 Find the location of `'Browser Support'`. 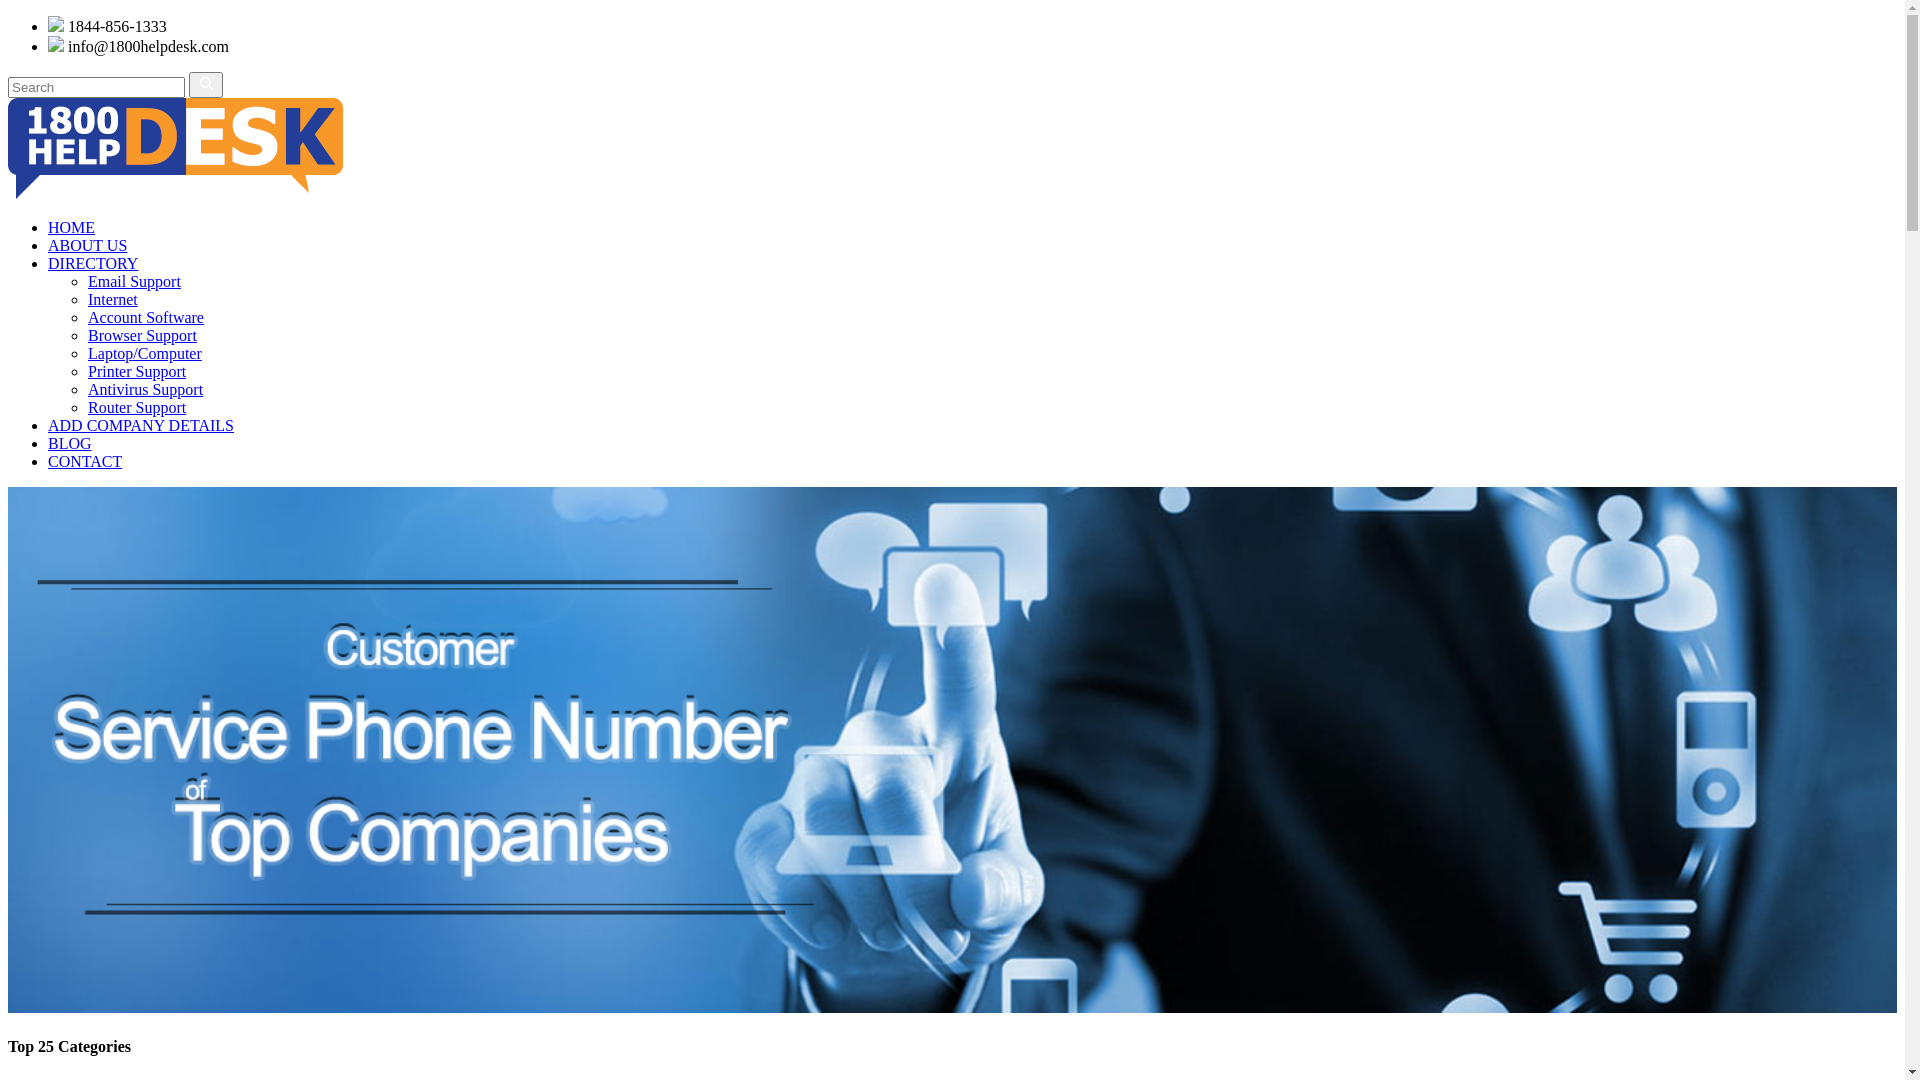

'Browser Support' is located at coordinates (141, 334).